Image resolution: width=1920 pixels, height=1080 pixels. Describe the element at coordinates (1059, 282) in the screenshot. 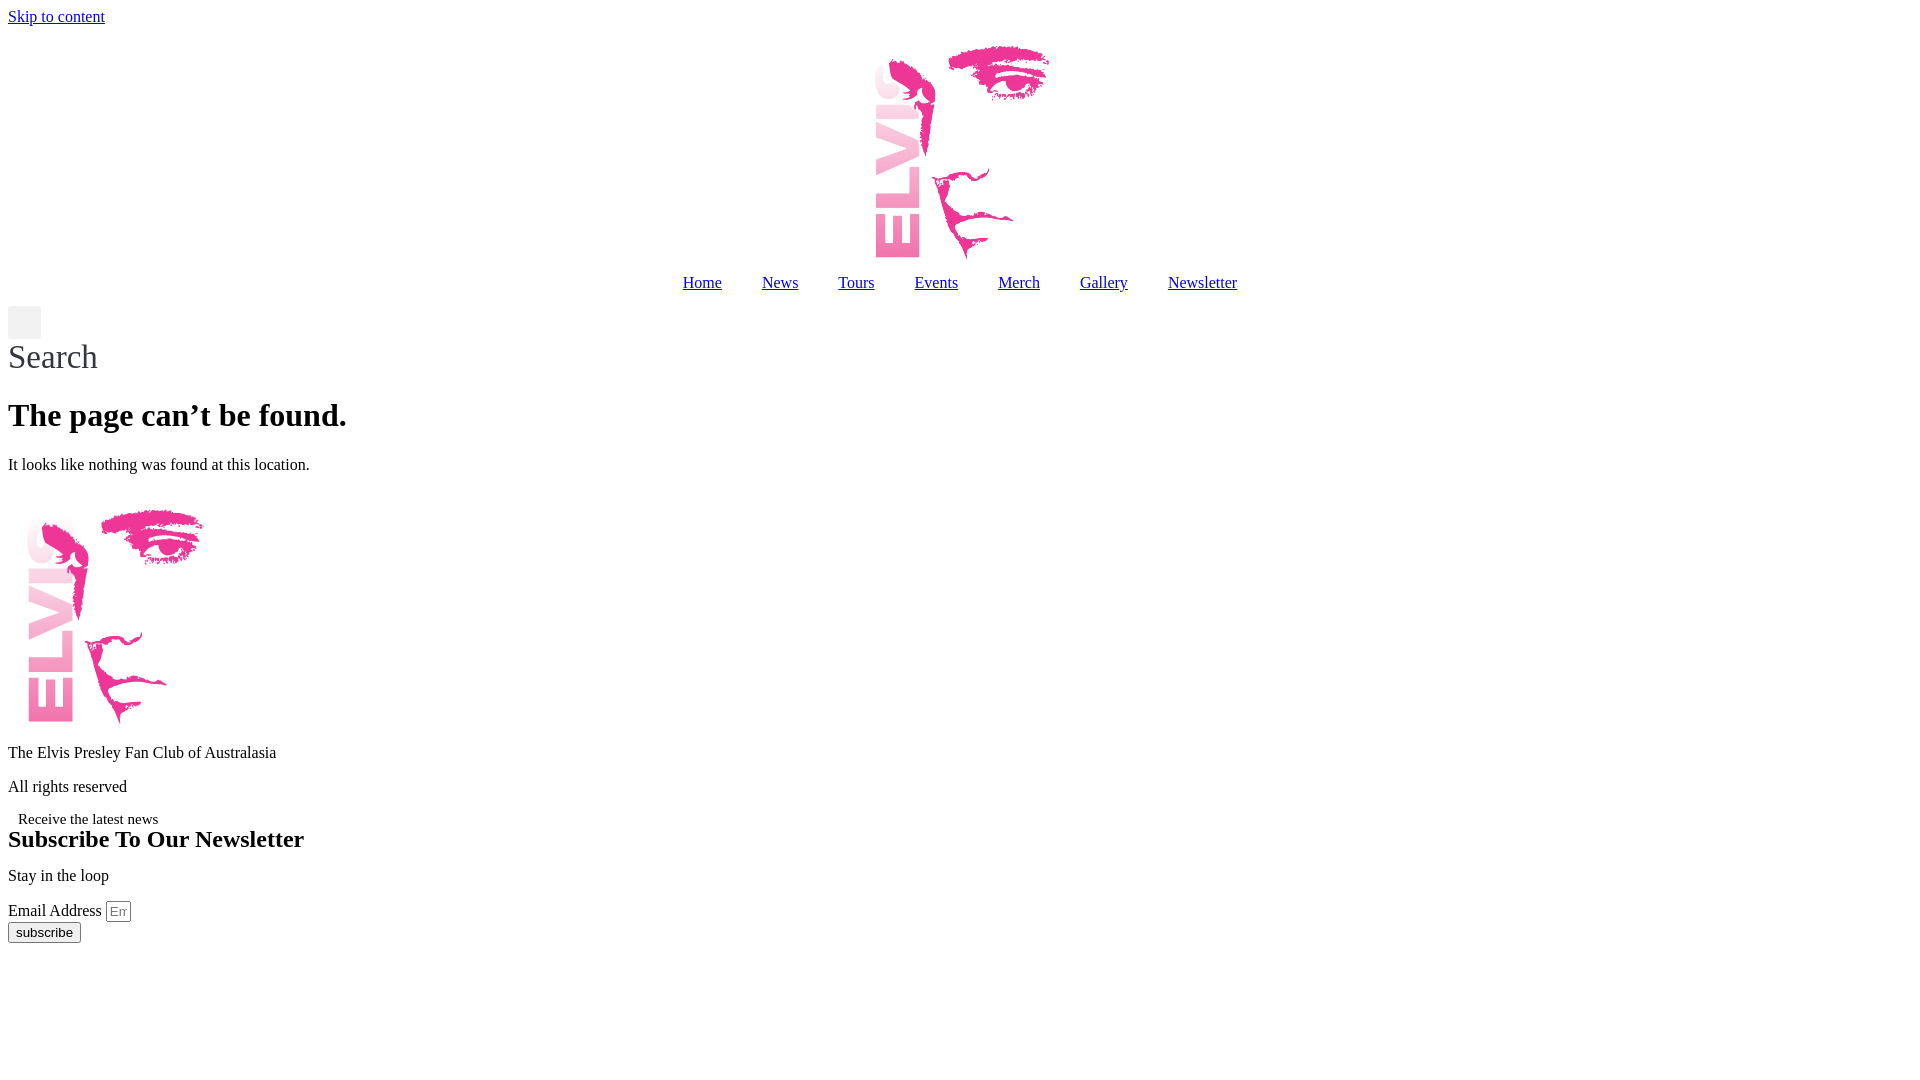

I see `'Gallery'` at that location.